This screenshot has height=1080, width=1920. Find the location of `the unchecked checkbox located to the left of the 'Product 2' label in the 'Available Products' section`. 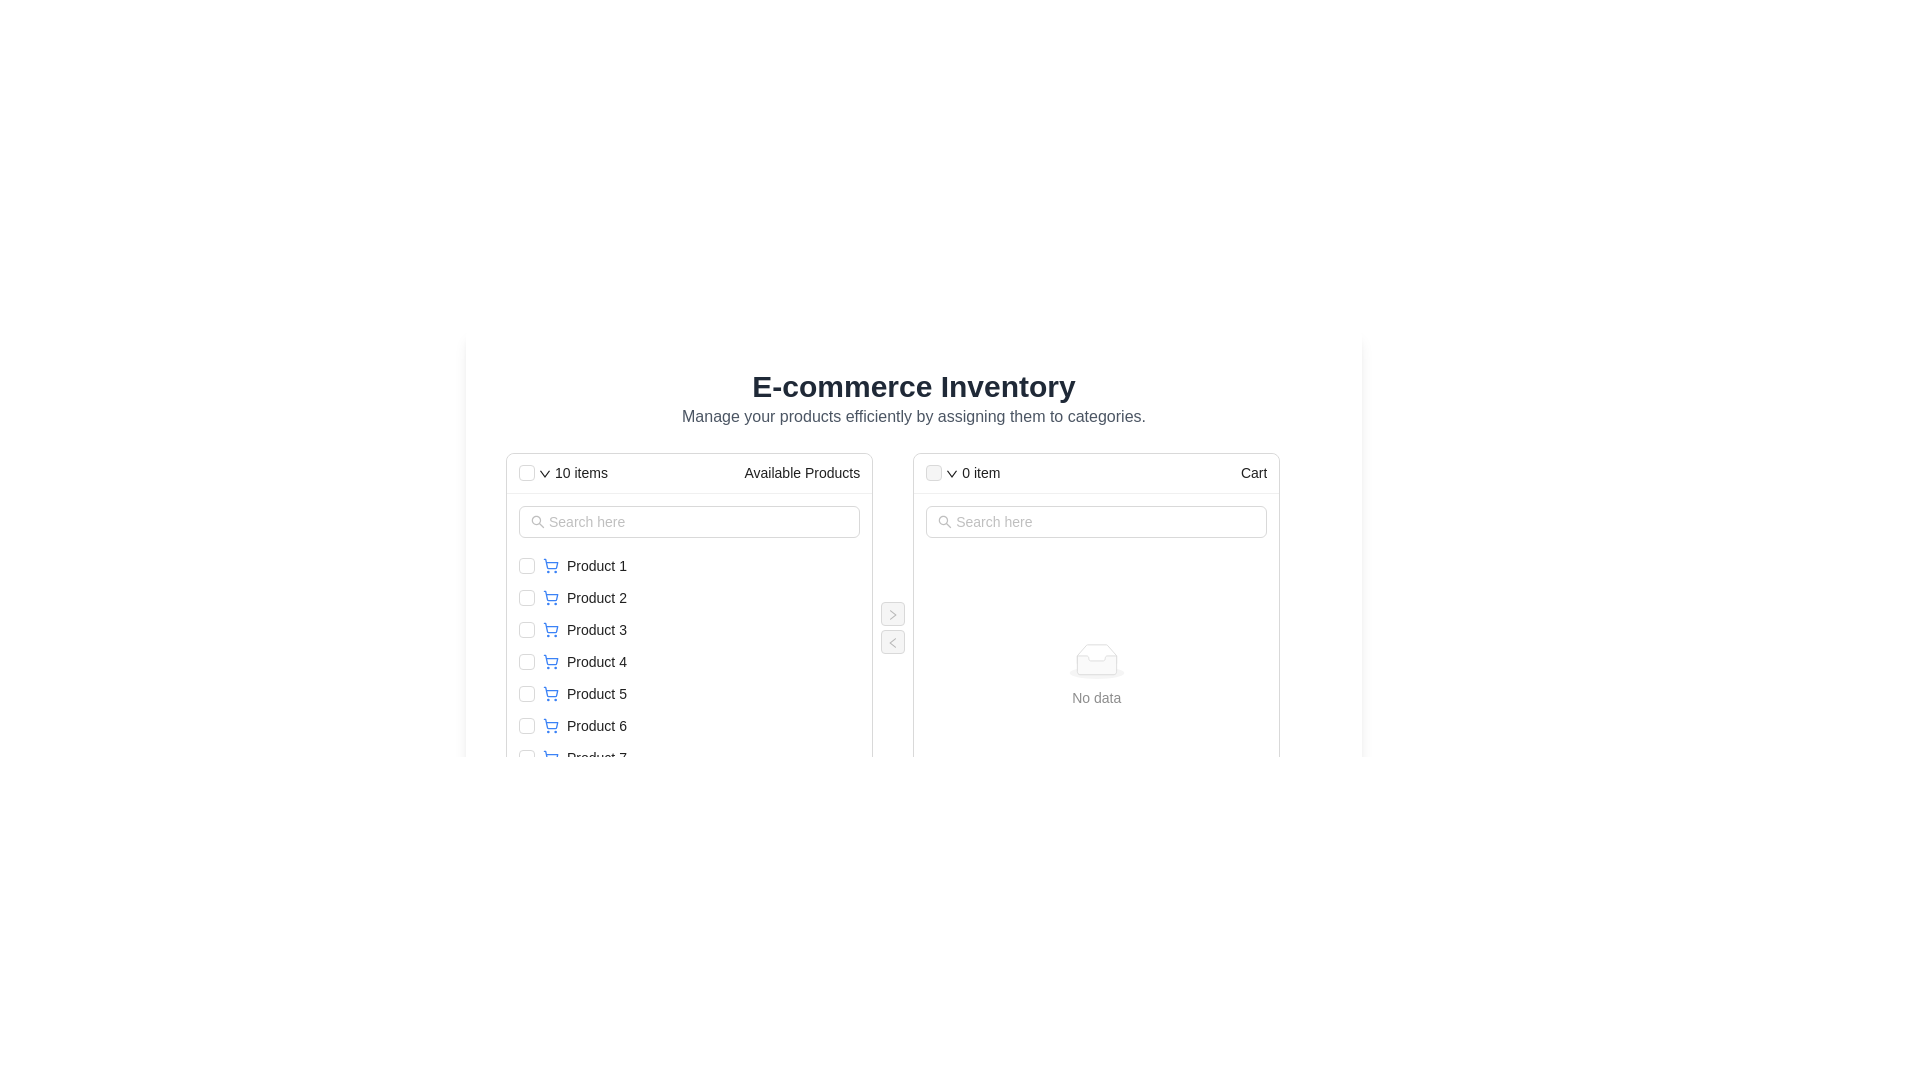

the unchecked checkbox located to the left of the 'Product 2' label in the 'Available Products' section is located at coordinates (527, 596).